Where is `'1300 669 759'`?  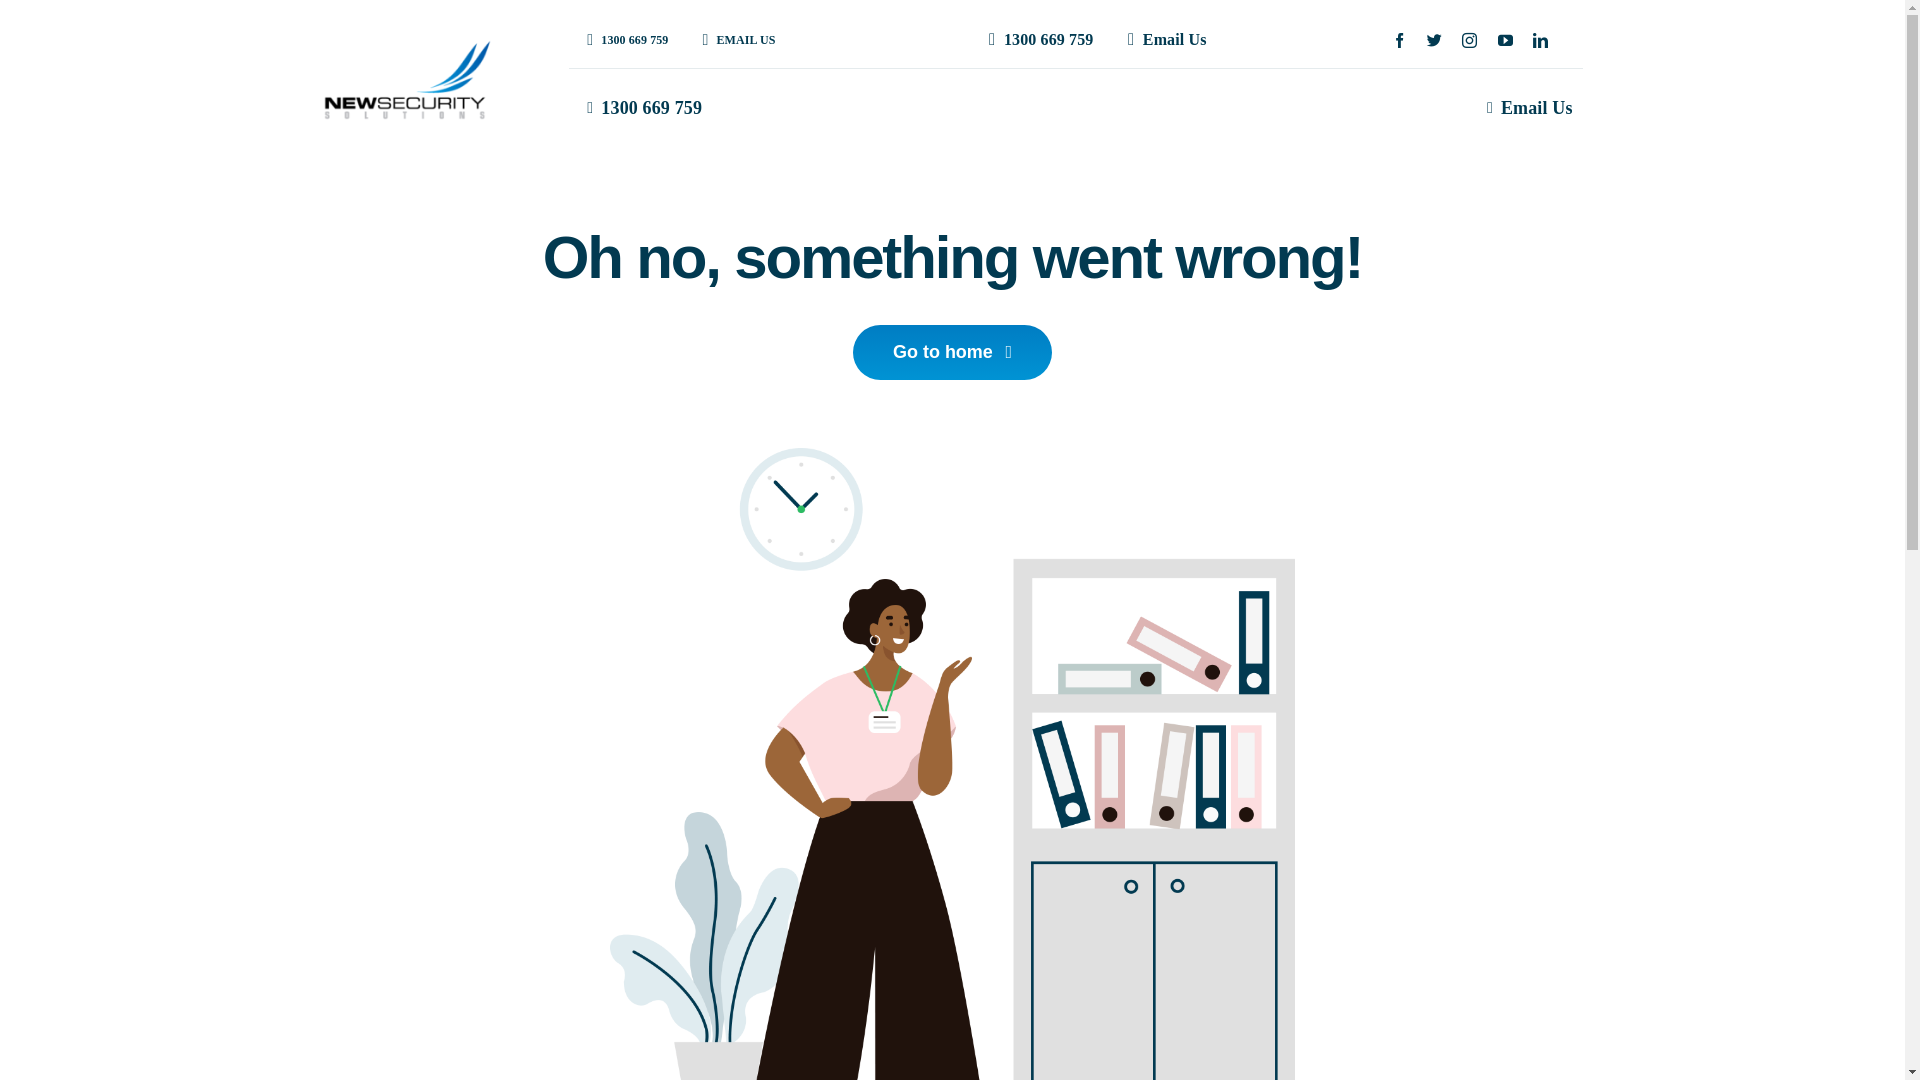
'1300 669 759' is located at coordinates (622, 39).